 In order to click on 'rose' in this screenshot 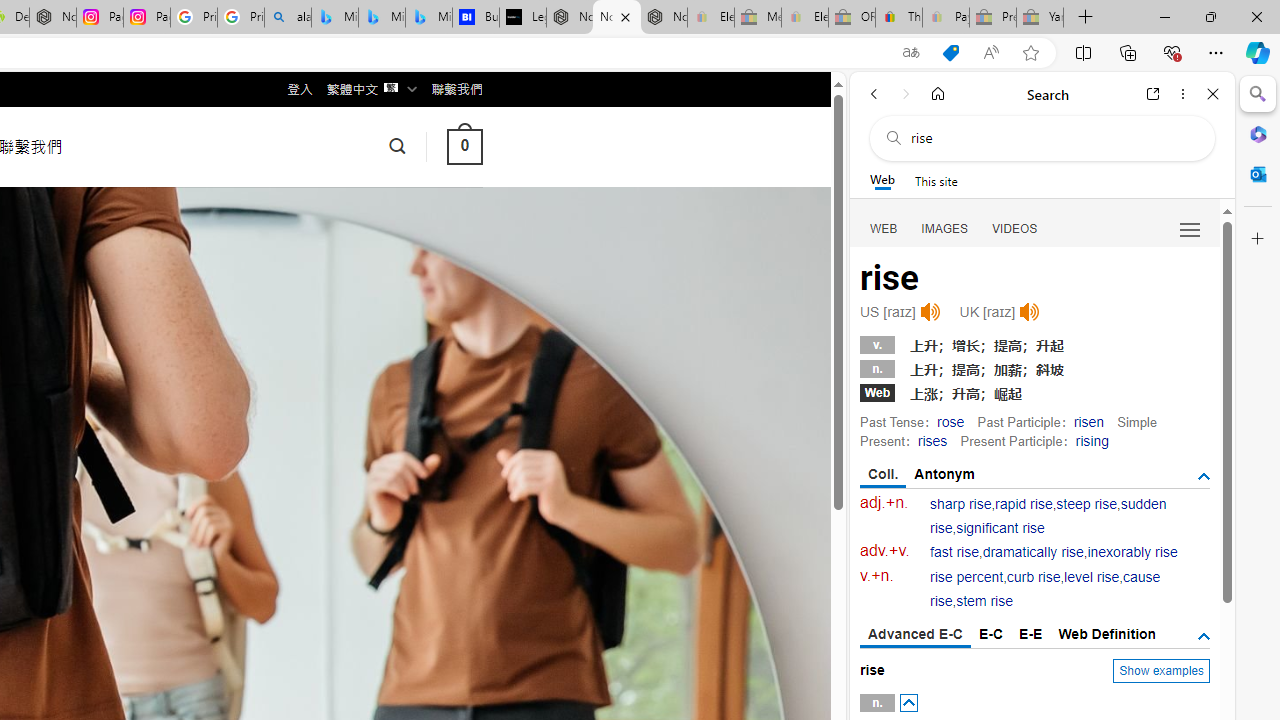, I will do `click(950, 420)`.